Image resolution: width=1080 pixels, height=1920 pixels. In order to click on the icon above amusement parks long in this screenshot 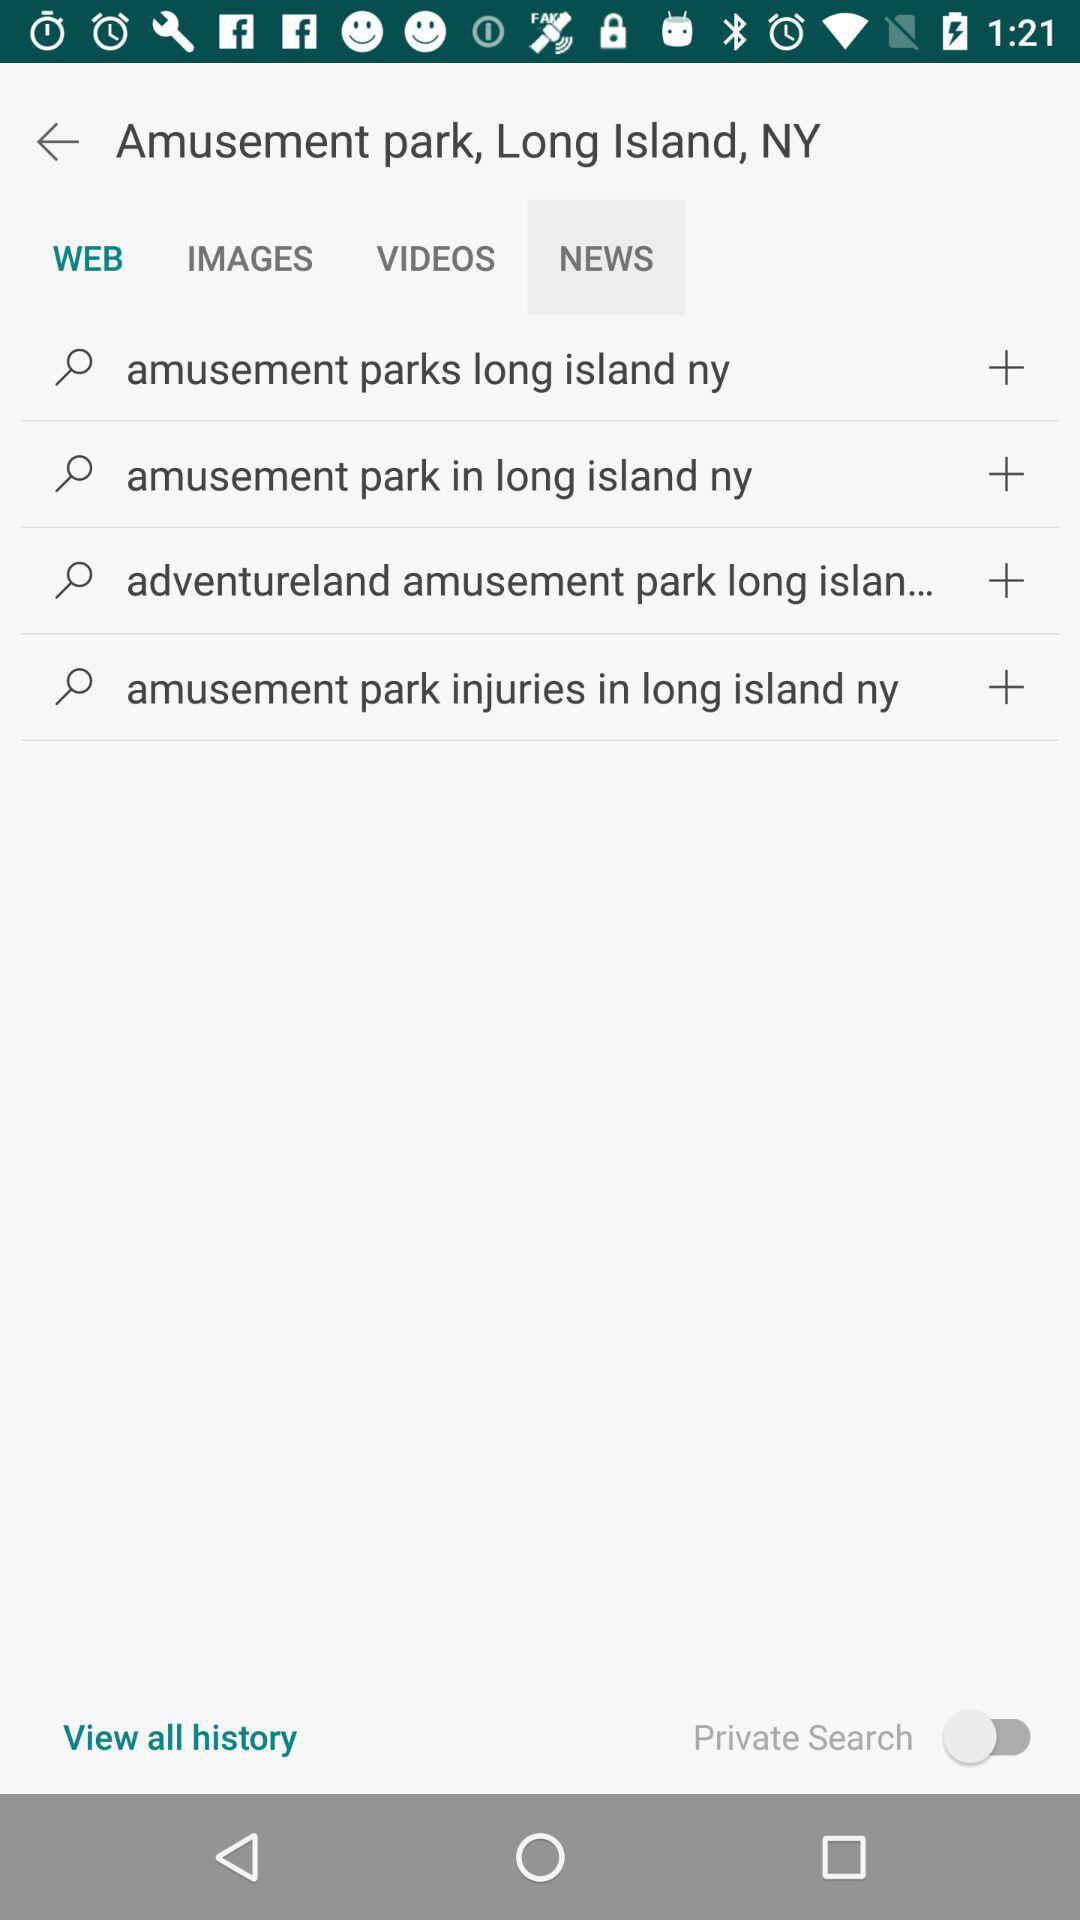, I will do `click(435, 256)`.